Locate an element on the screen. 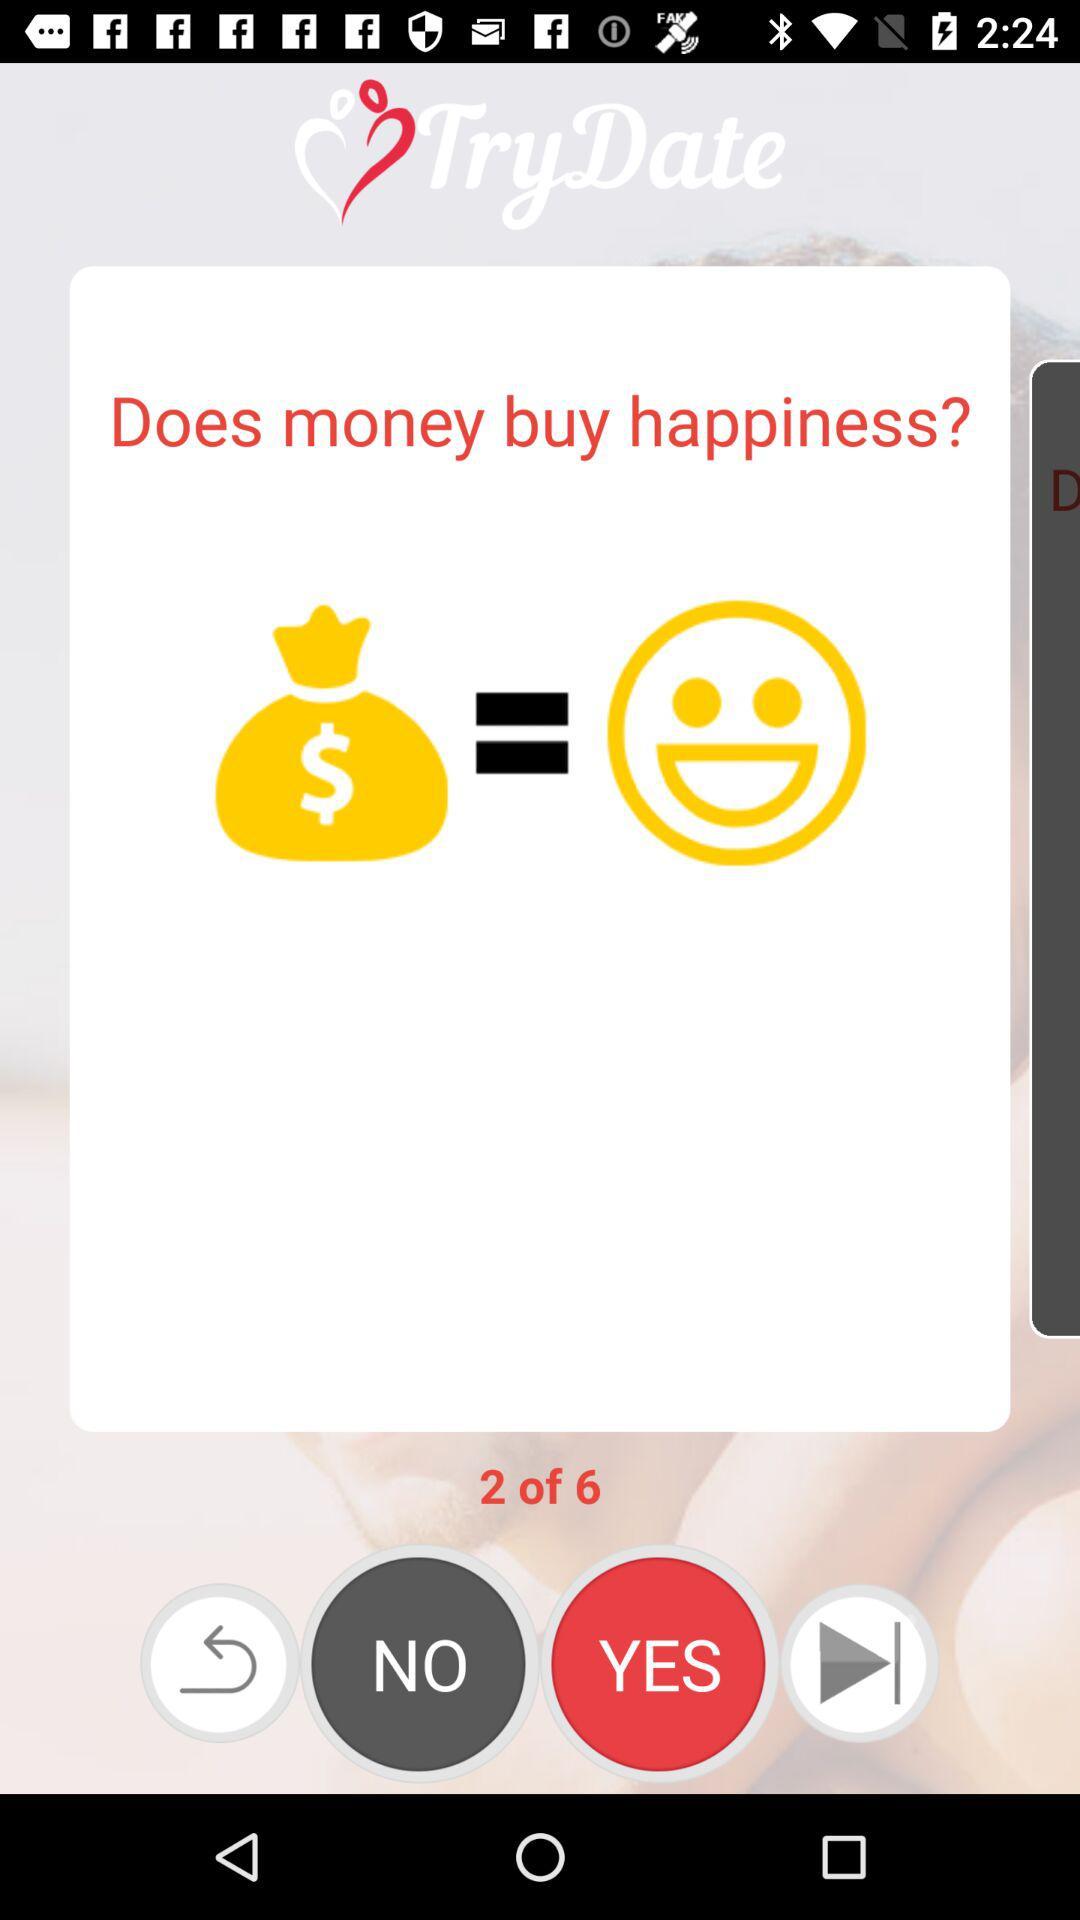 This screenshot has height=1920, width=1080. go forward is located at coordinates (858, 1663).